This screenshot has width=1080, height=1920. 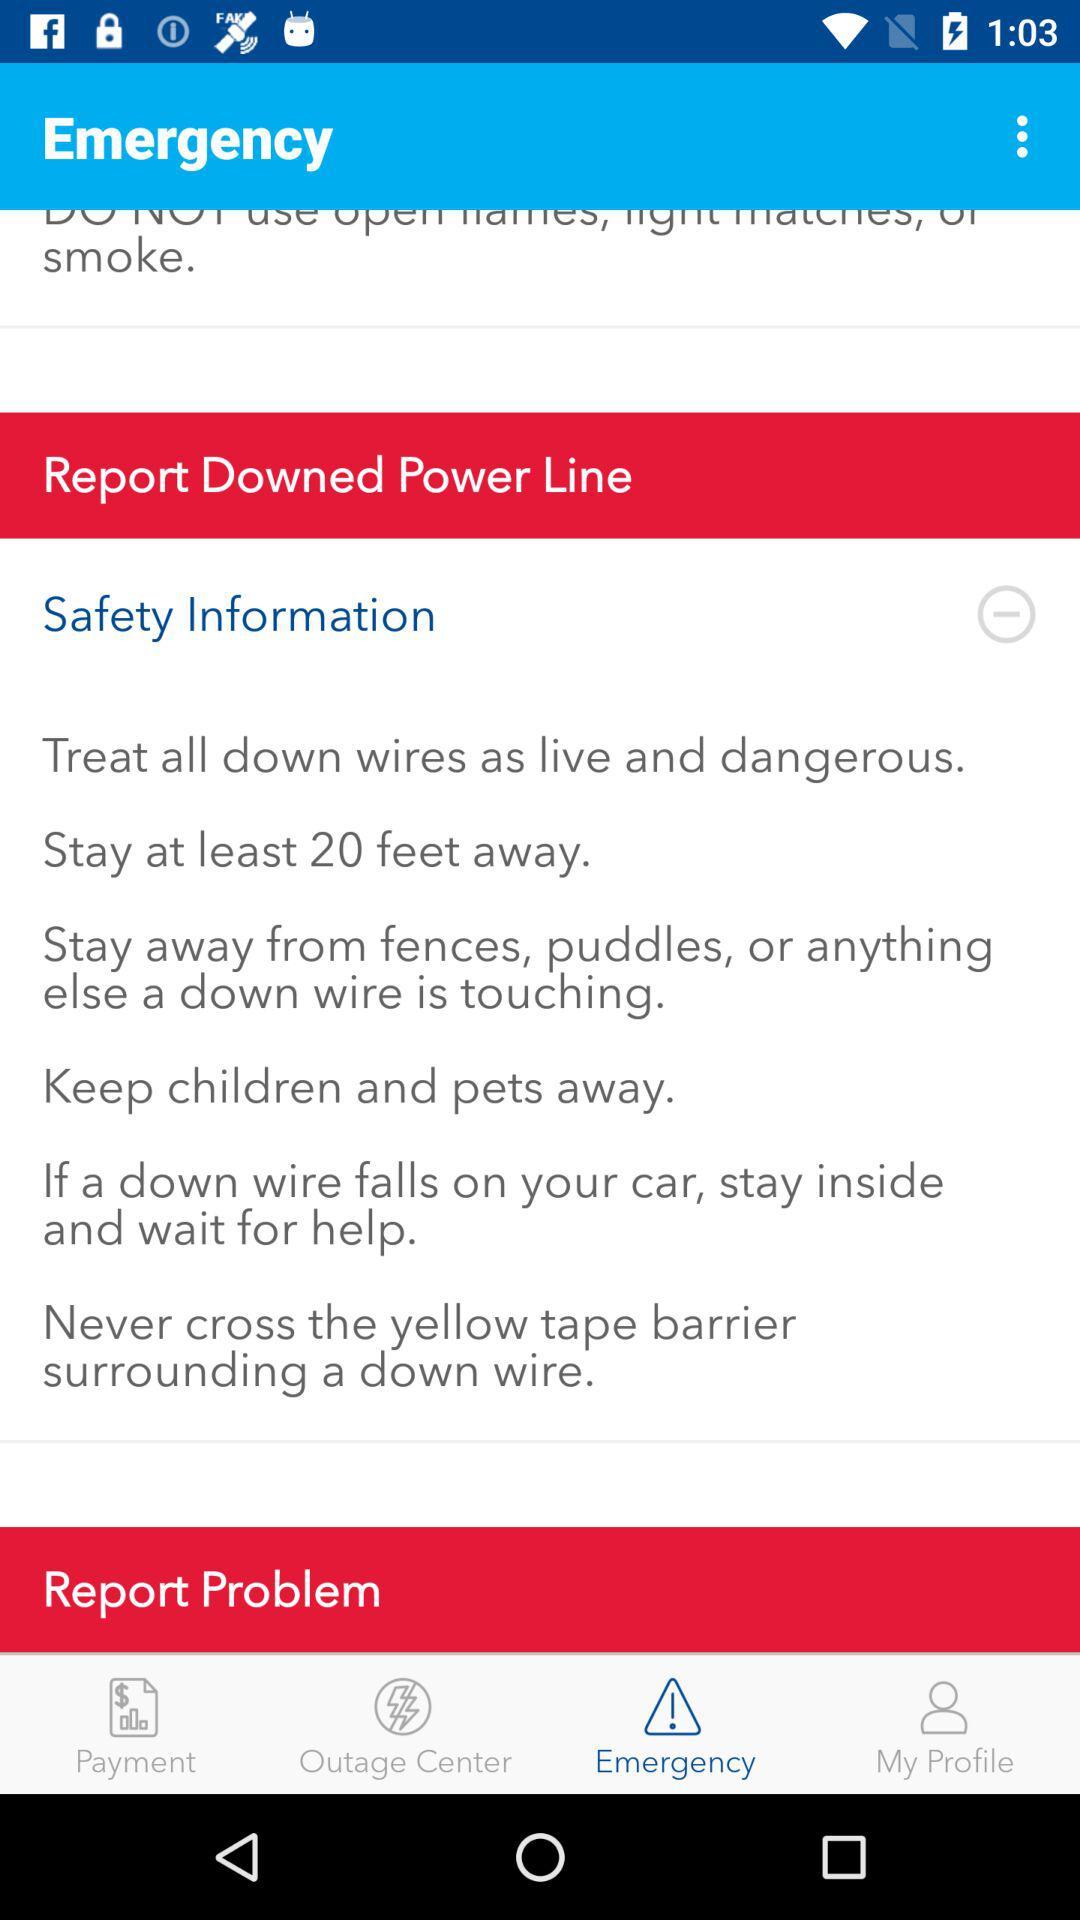 What do you see at coordinates (945, 1723) in the screenshot?
I see `my profile icon` at bounding box center [945, 1723].